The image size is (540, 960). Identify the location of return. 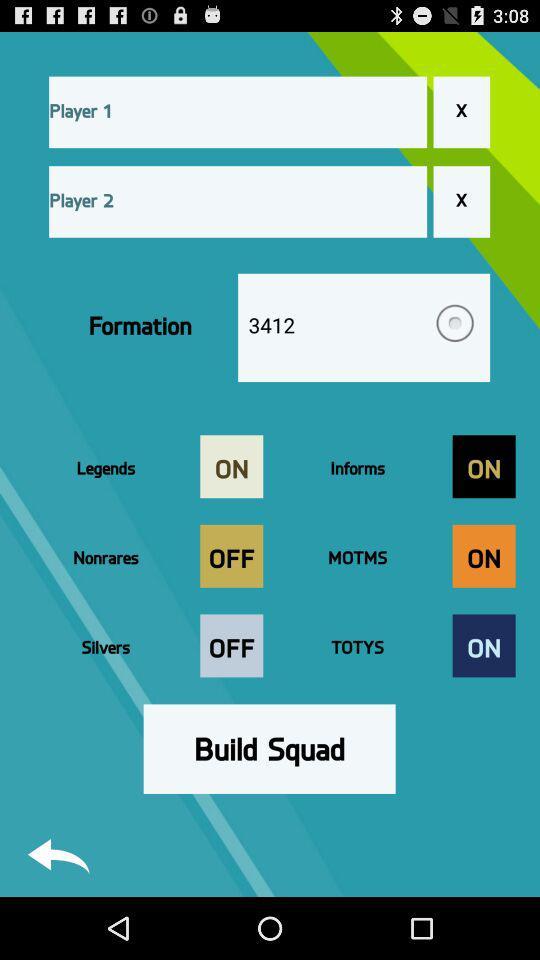
(58, 855).